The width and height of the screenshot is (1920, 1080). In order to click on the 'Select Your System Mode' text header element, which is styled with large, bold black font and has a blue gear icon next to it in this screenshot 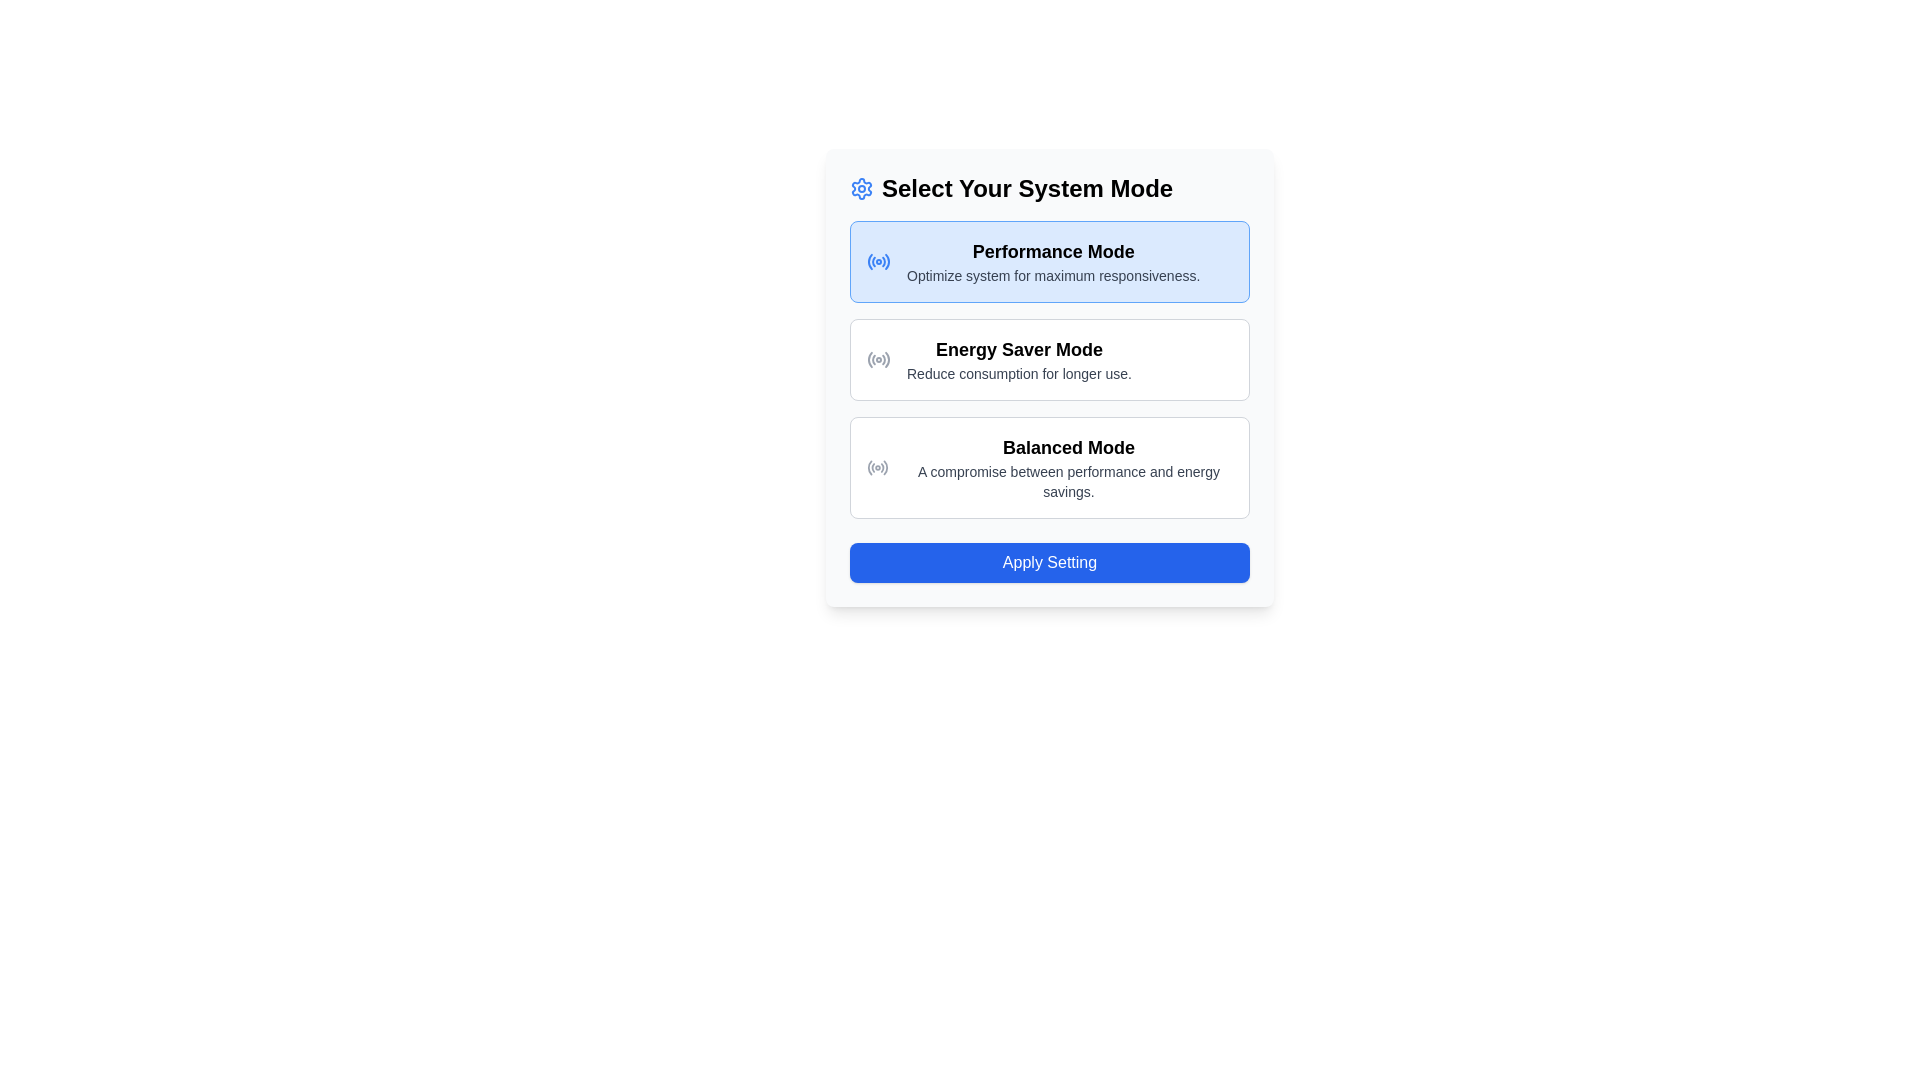, I will do `click(1049, 189)`.